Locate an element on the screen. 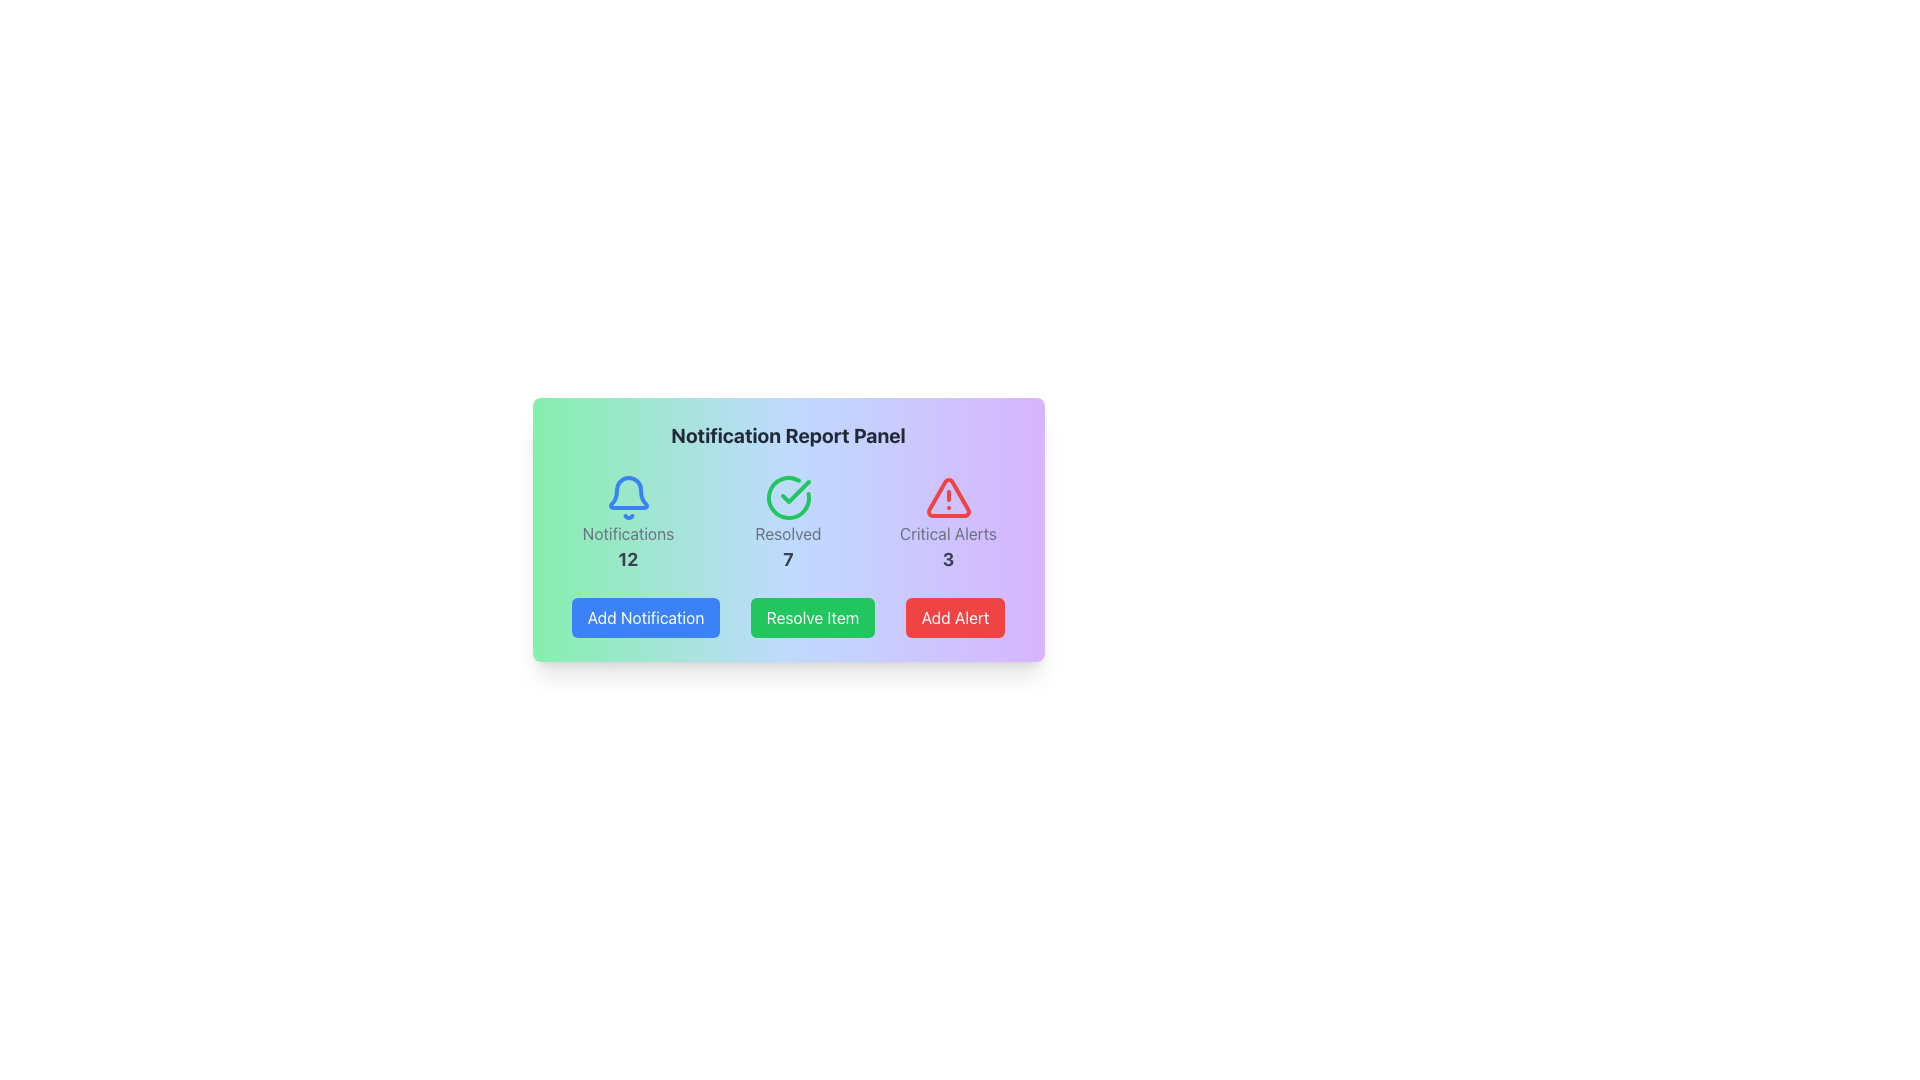  the Information Panel, which displays critical alerts or warnings, positioned to the far right in a horizontal group of three sections is located at coordinates (947, 523).